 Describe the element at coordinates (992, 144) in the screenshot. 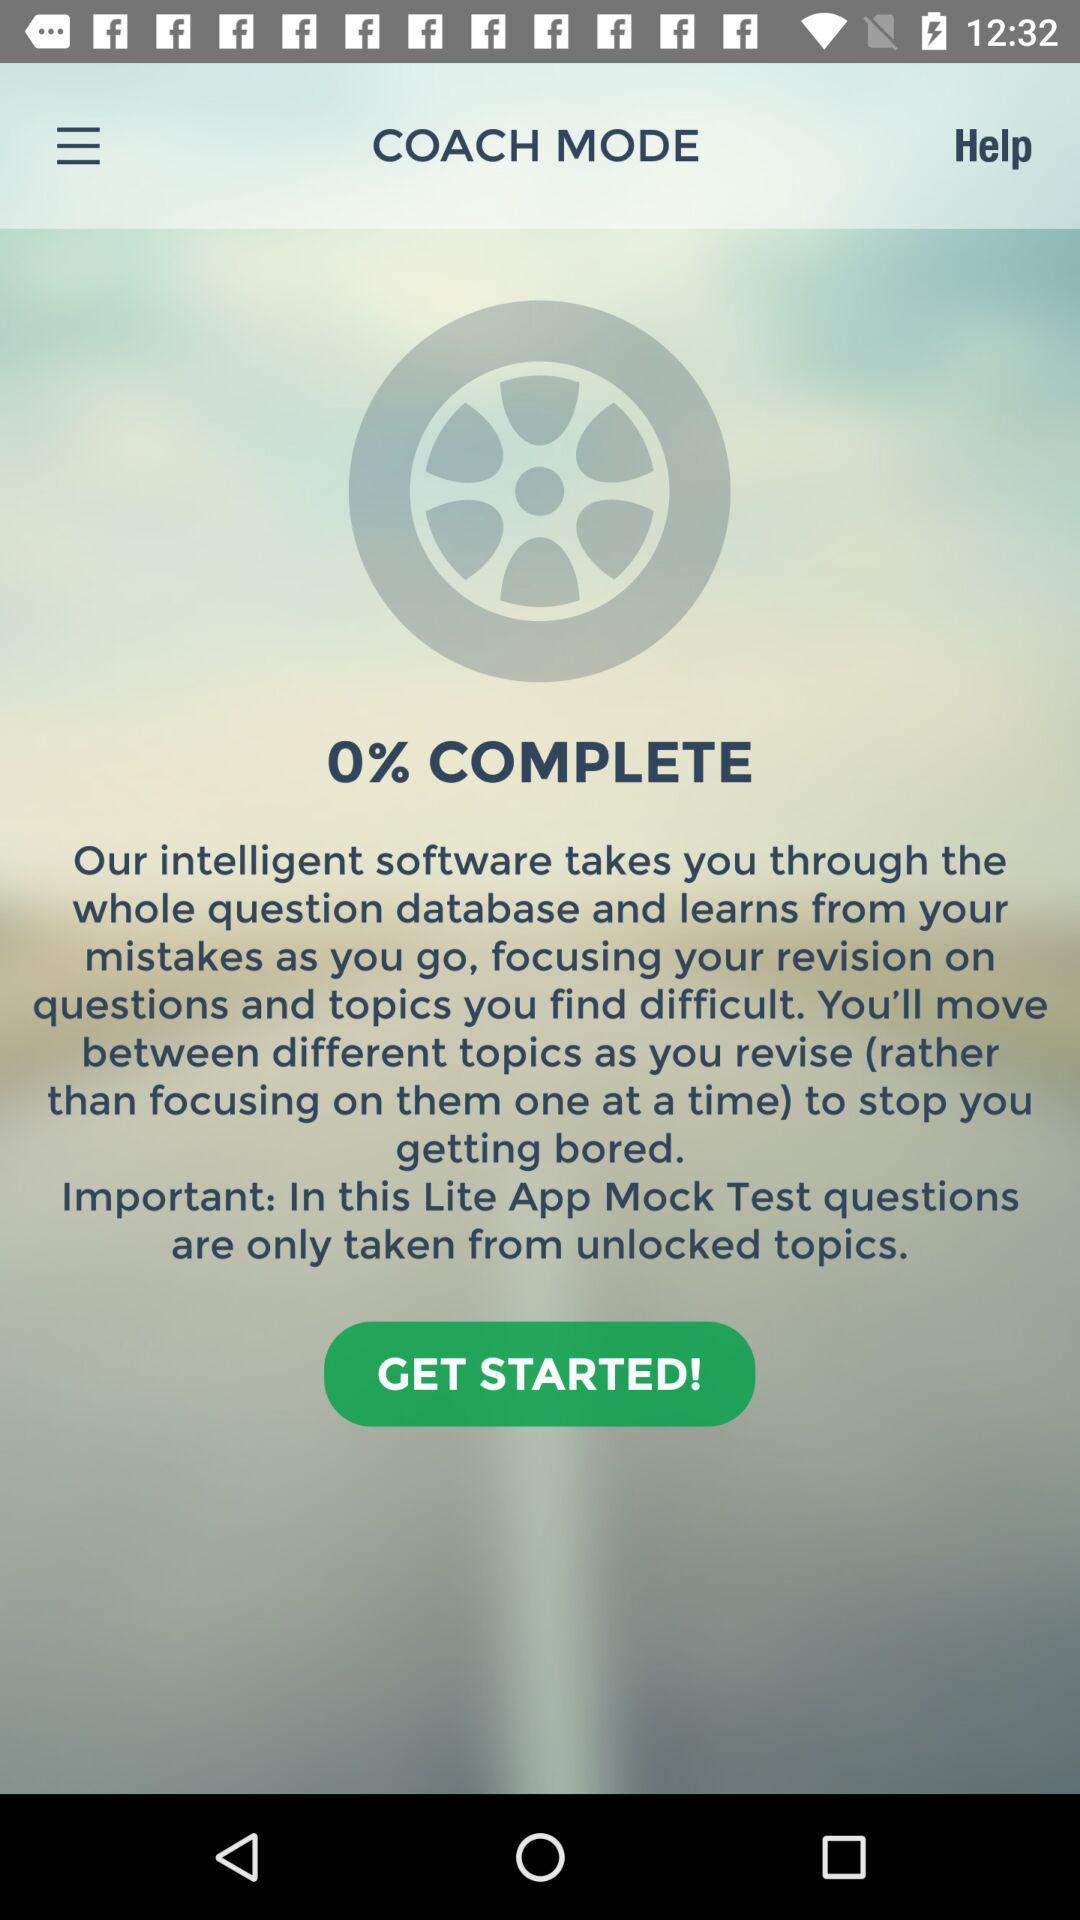

I see `the icon next to coach mode icon` at that location.